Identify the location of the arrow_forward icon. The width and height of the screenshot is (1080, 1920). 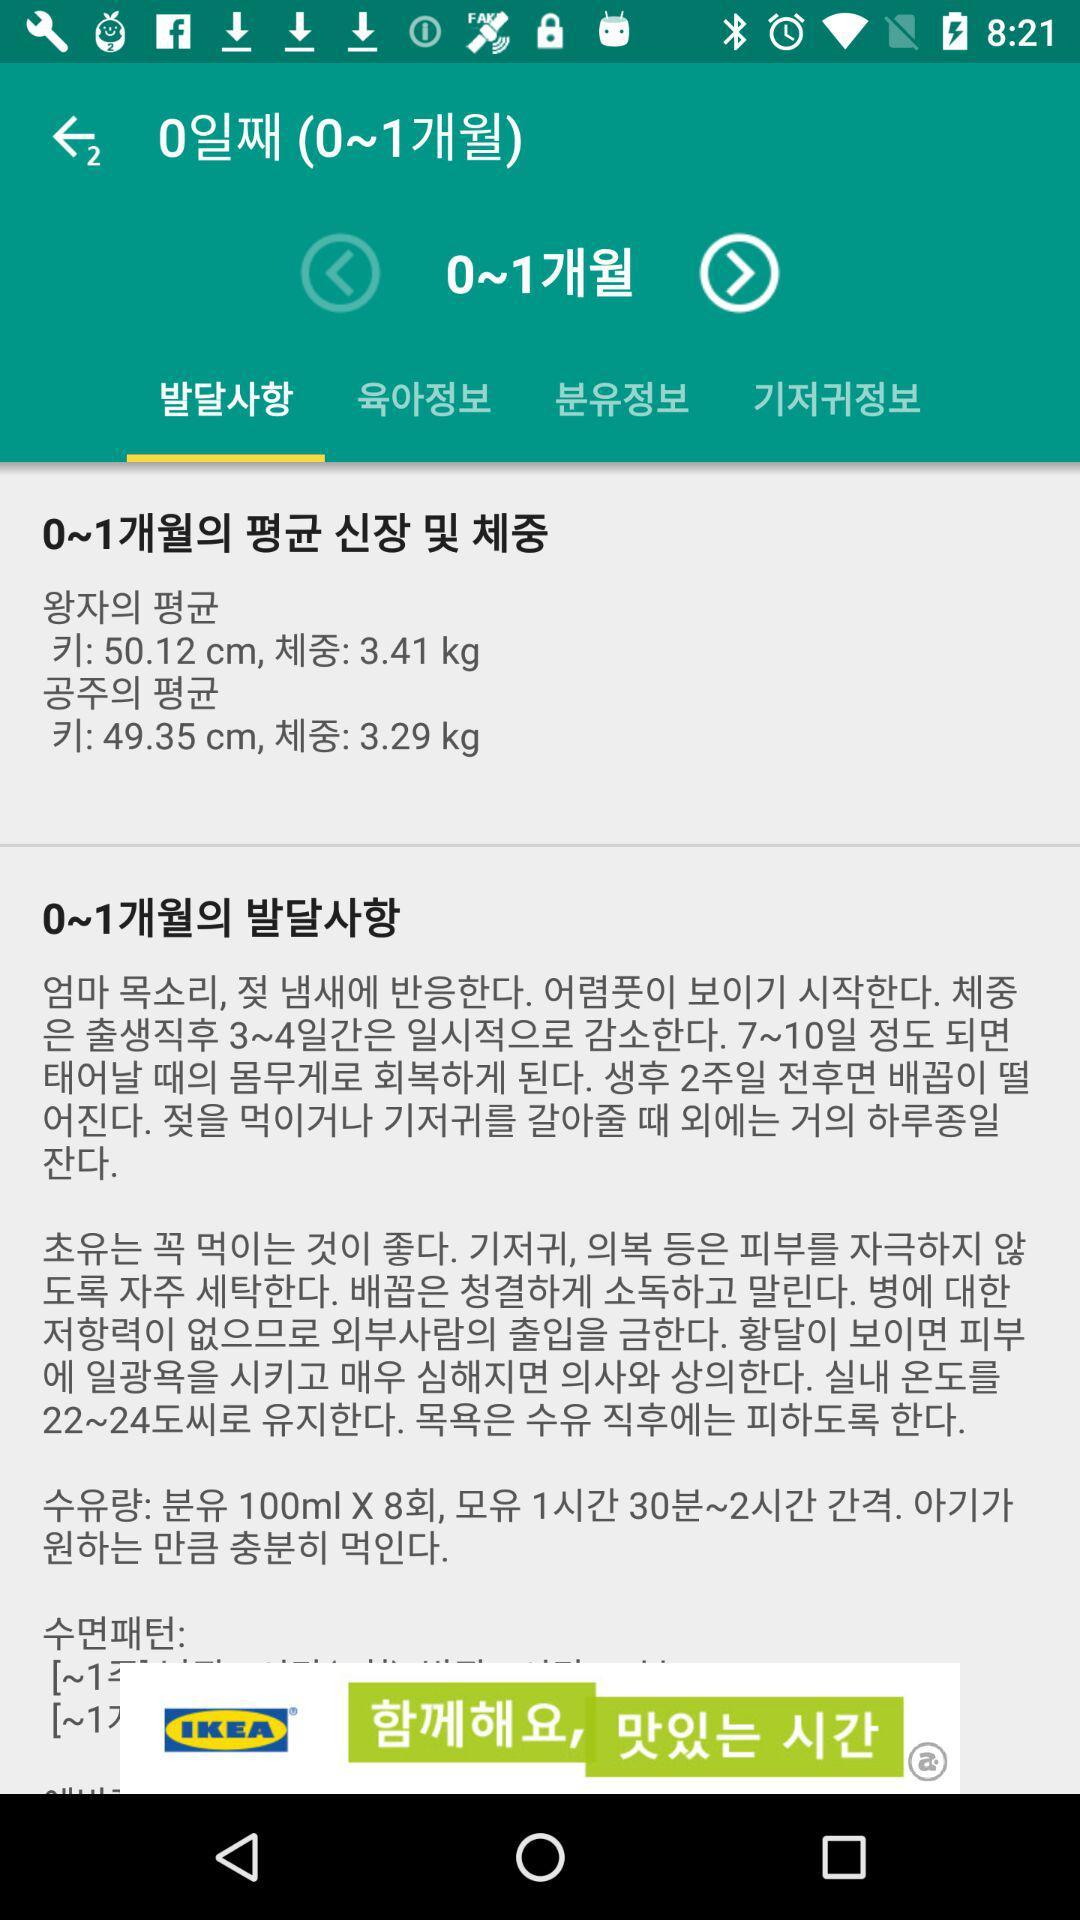
(739, 272).